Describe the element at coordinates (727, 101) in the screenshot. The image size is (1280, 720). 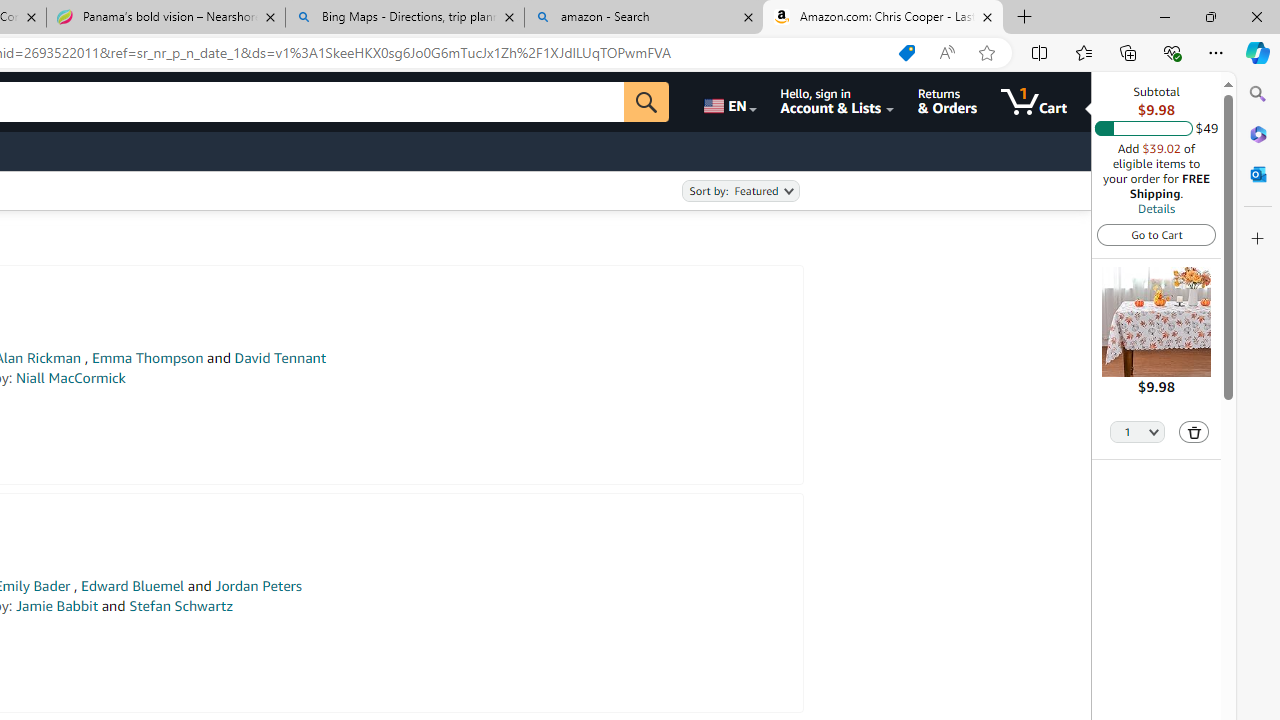
I see `'Choose a language for shopping.'` at that location.